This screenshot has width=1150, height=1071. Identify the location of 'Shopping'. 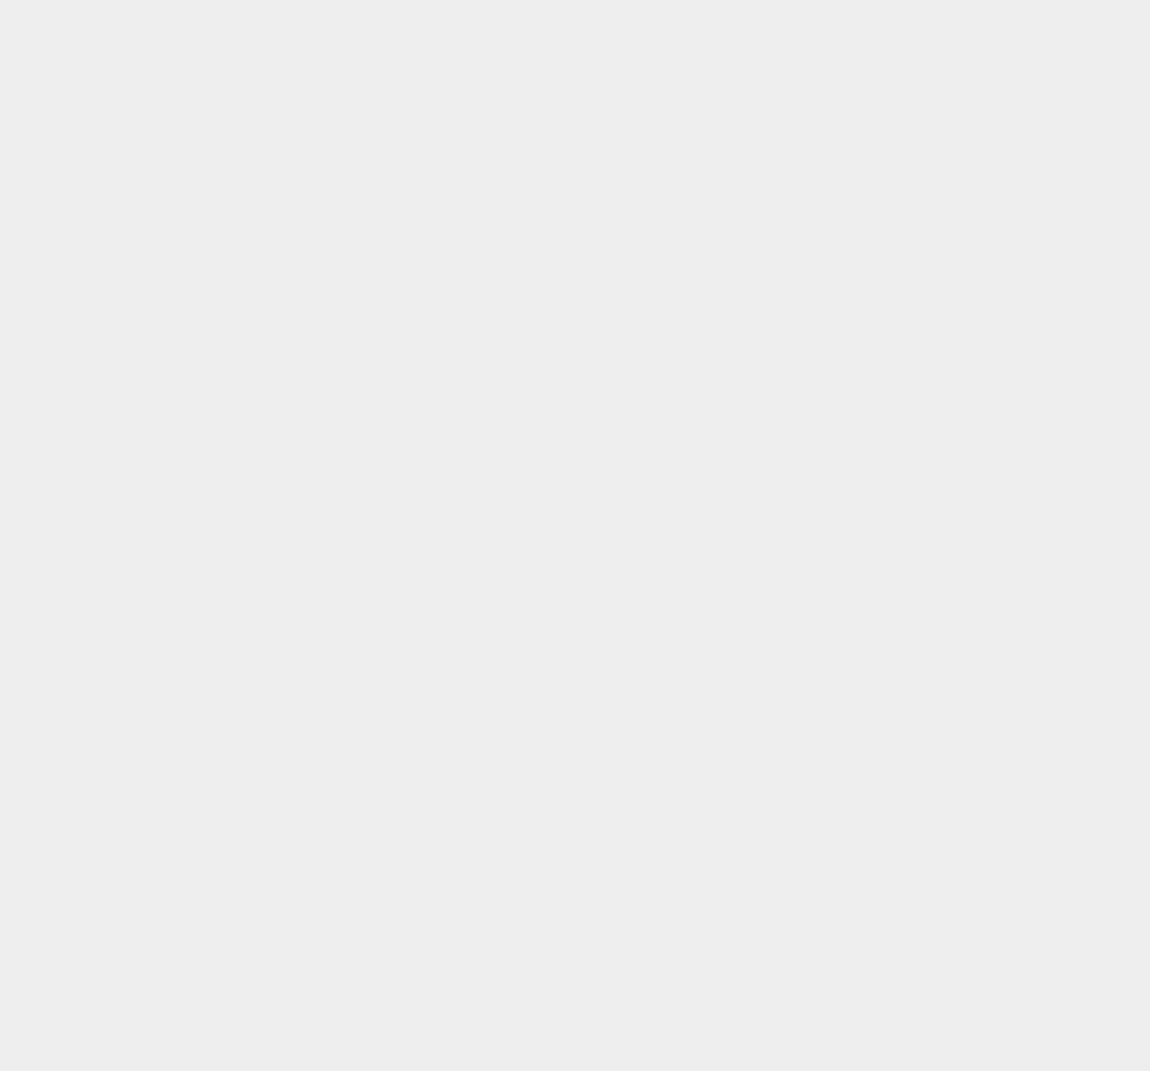
(841, 778).